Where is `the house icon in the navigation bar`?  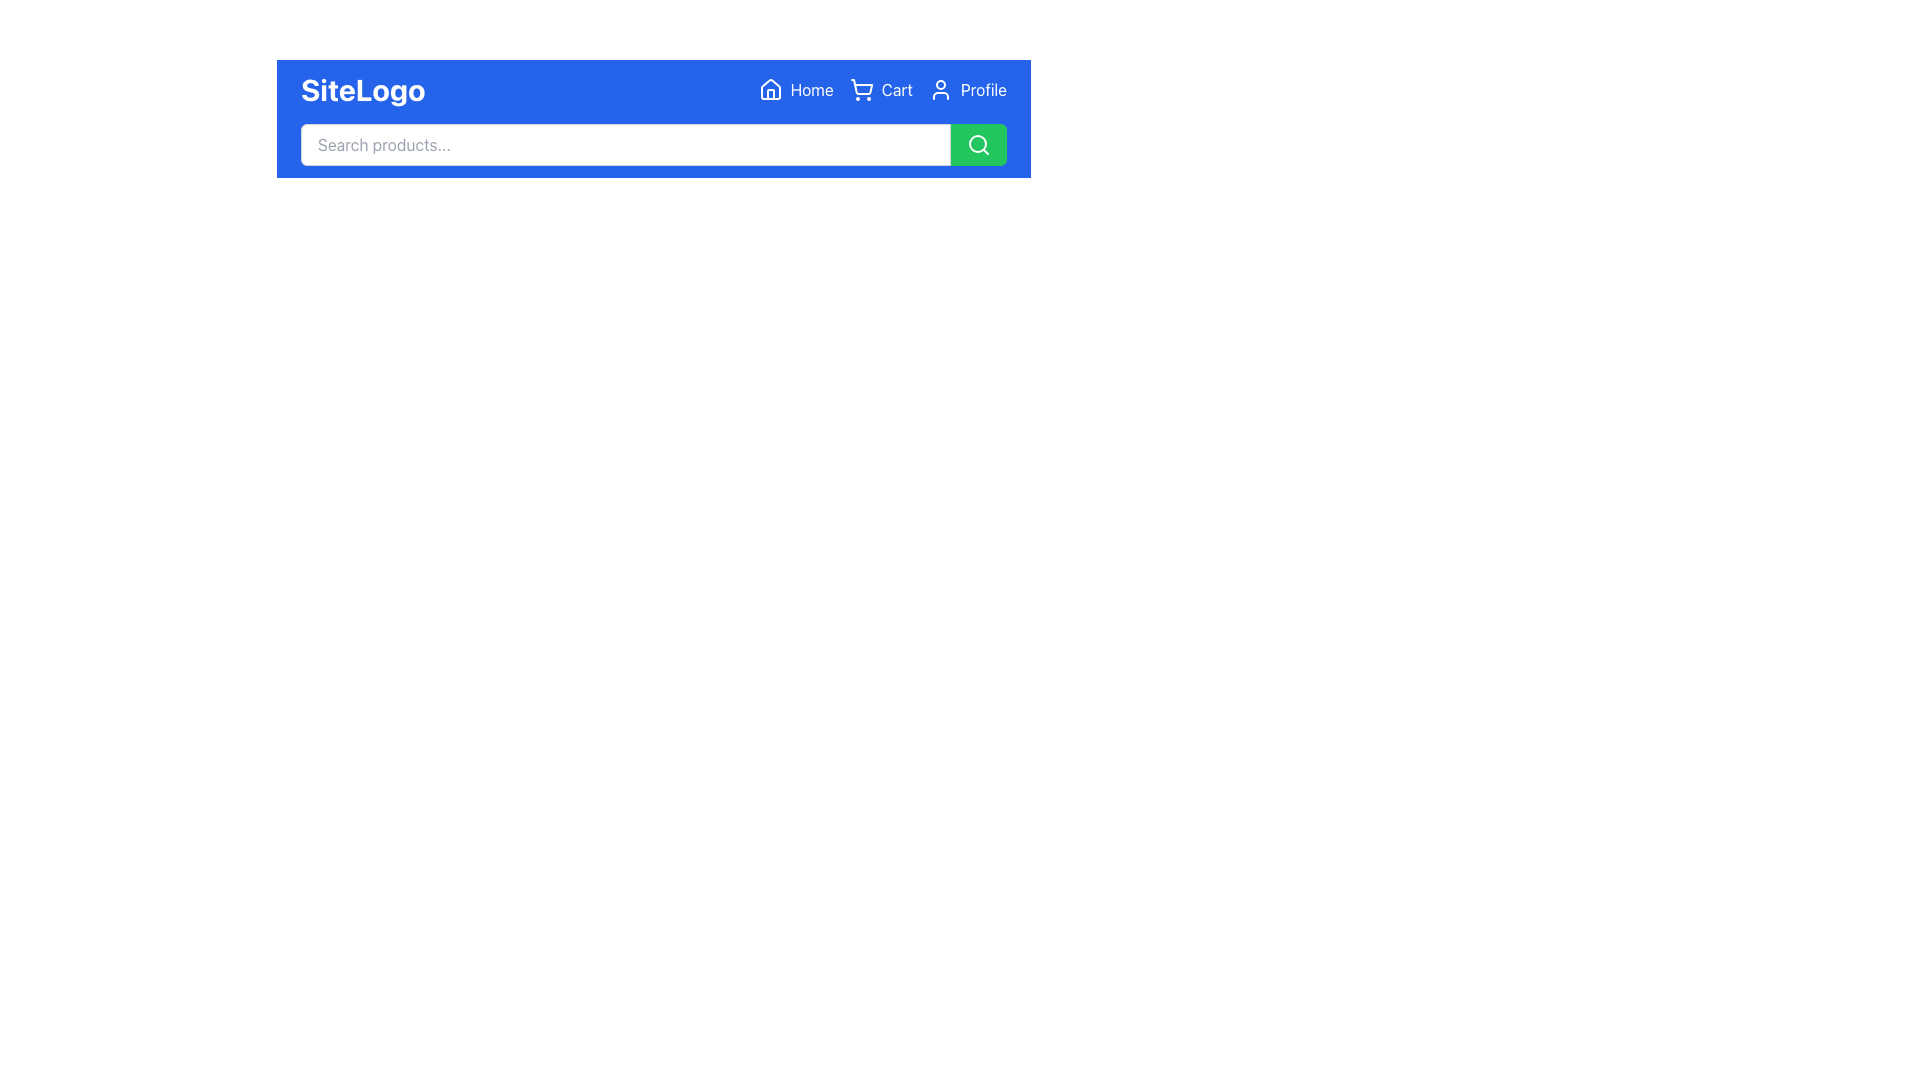
the house icon in the navigation bar is located at coordinates (769, 88).